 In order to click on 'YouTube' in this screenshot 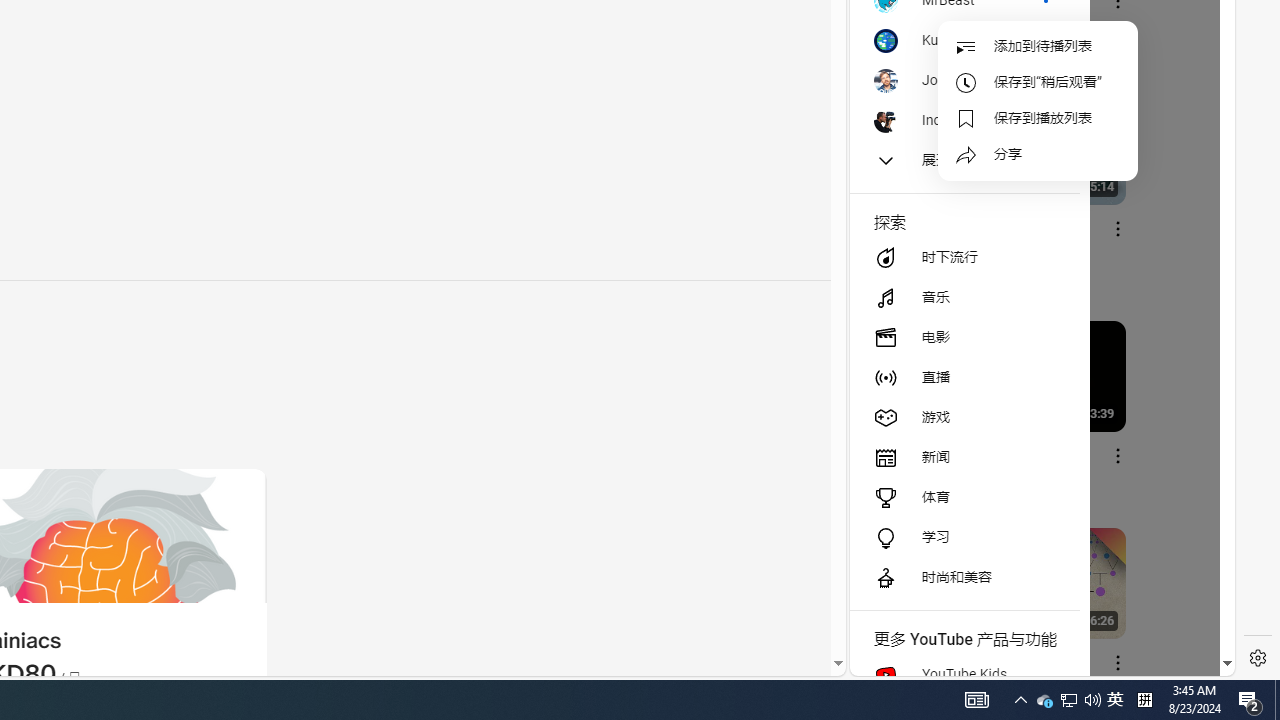, I will do `click(1034, 431)`.